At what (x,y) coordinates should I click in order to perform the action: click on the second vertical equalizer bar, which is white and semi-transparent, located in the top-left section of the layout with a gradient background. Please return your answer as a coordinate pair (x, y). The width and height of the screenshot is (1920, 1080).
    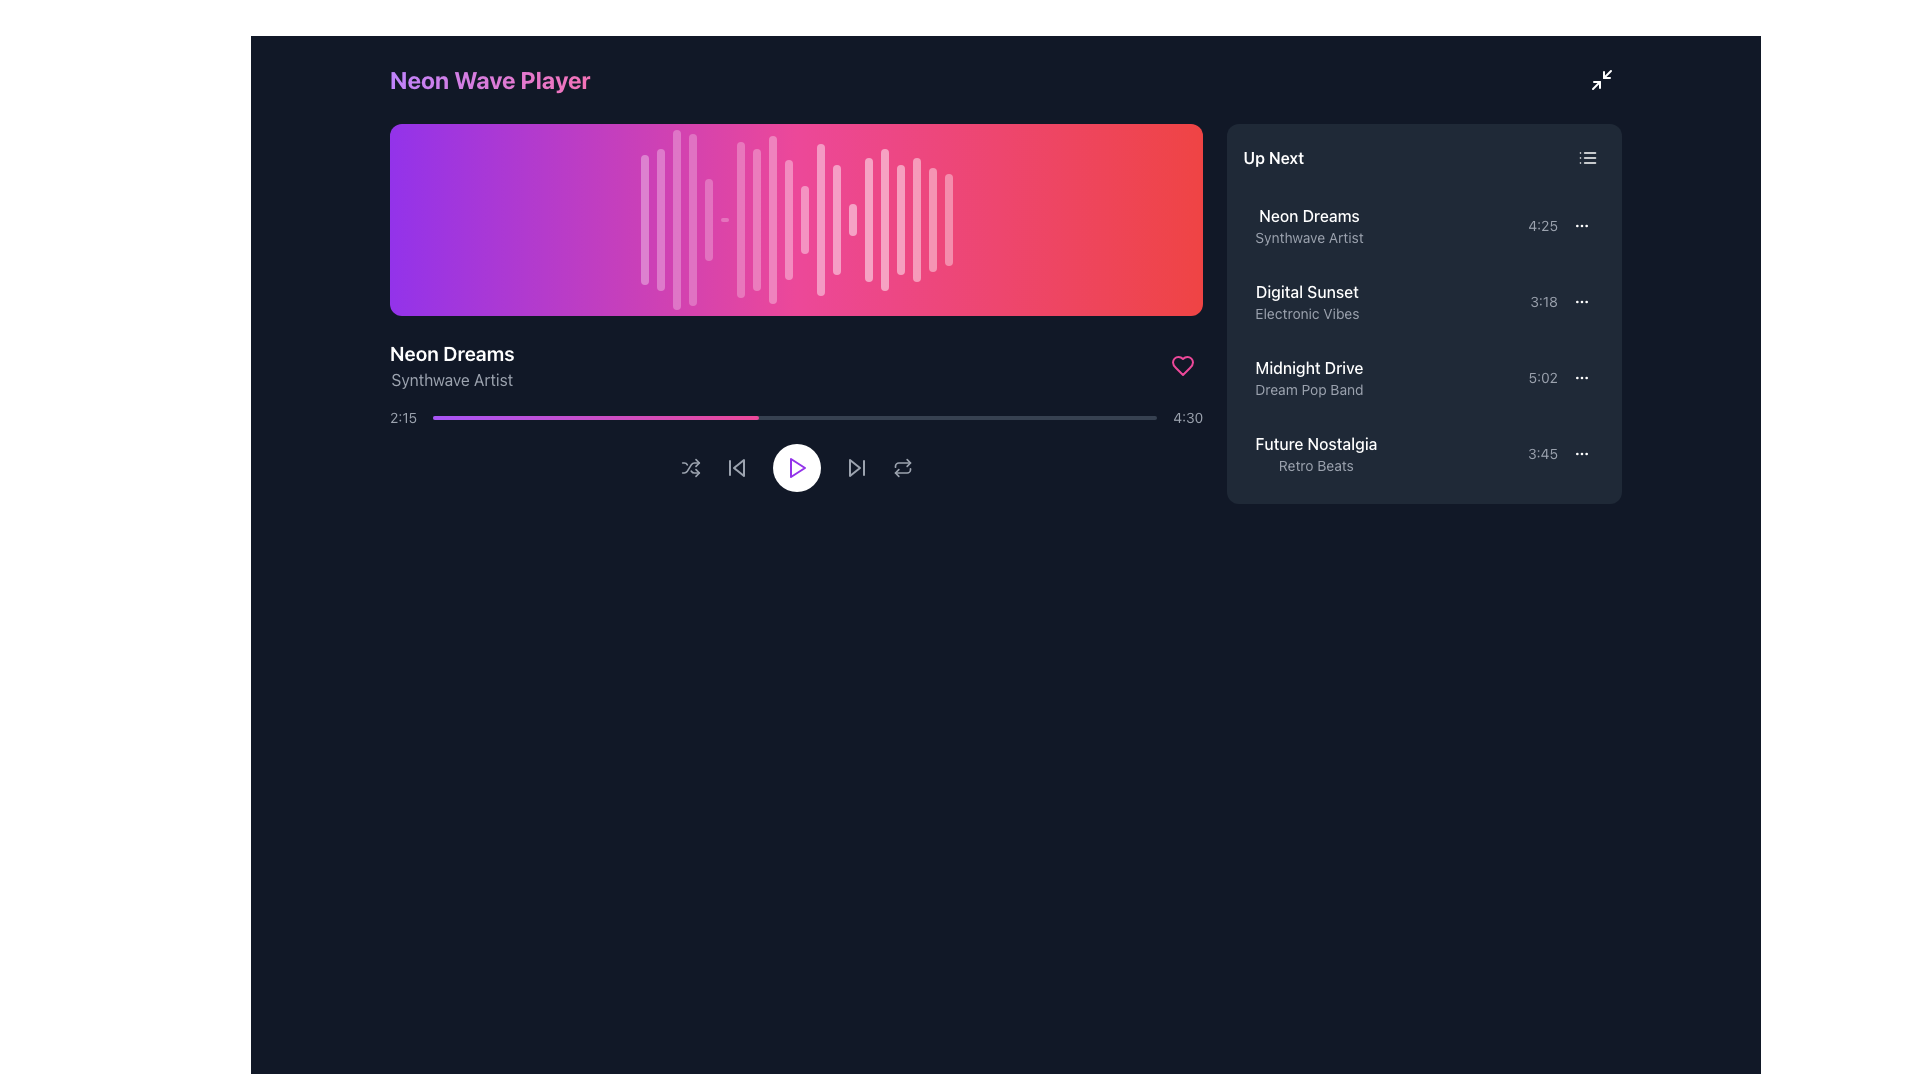
    Looking at the image, I should click on (660, 219).